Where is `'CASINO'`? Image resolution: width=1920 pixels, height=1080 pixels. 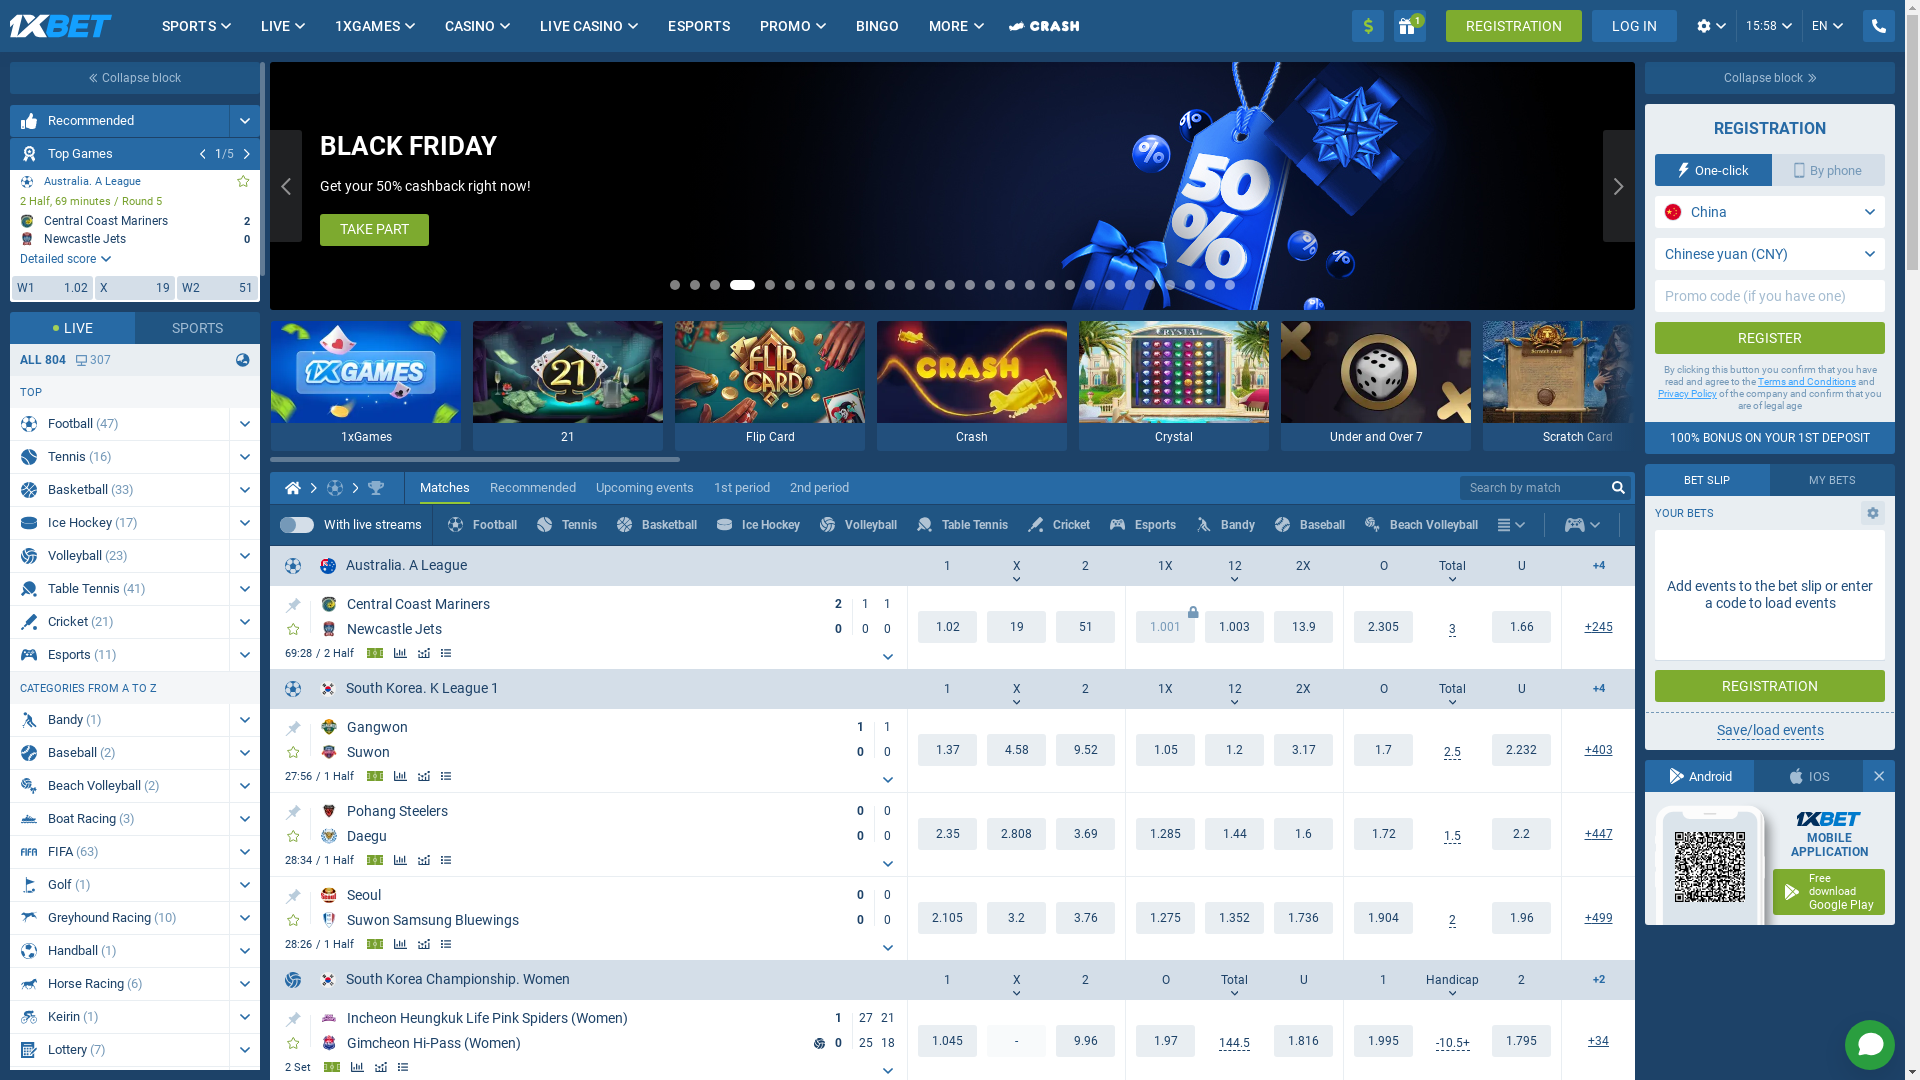
'CASINO' is located at coordinates (469, 26).